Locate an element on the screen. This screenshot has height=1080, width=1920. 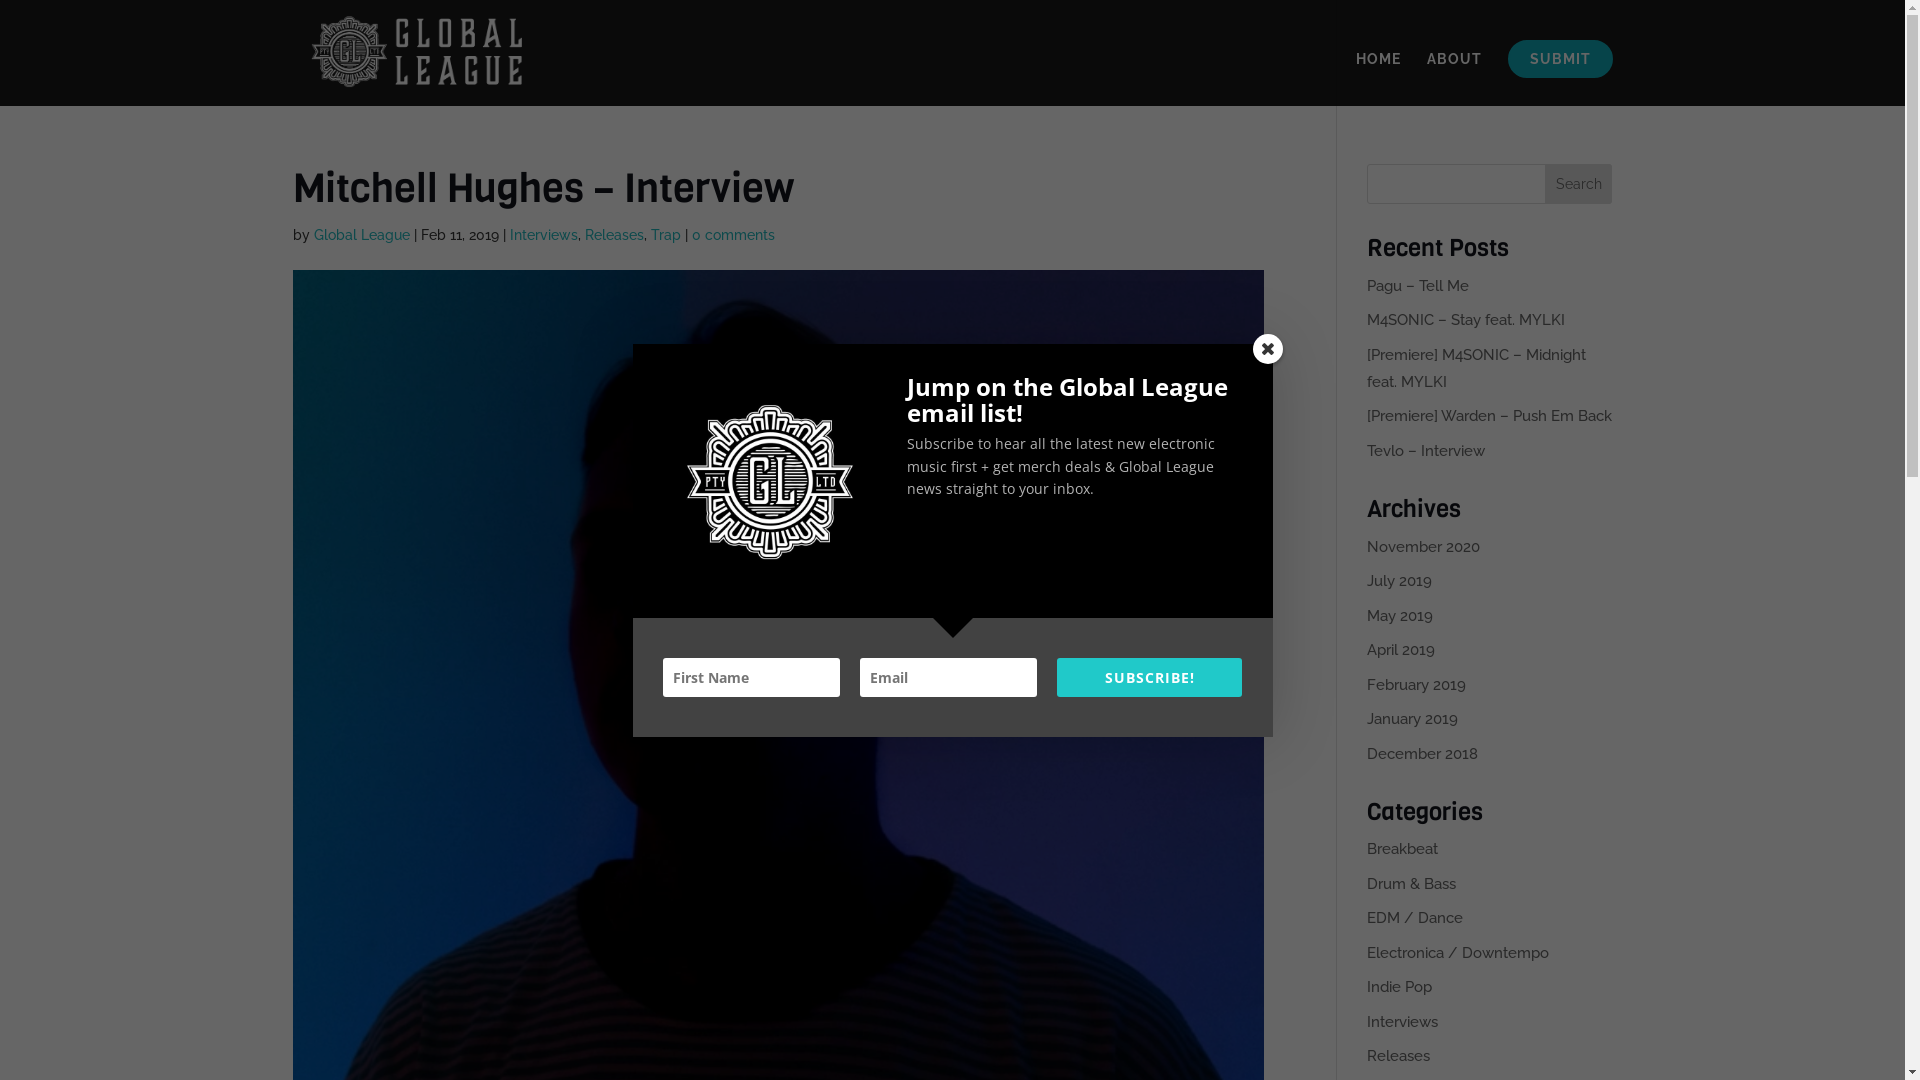
'Trap' is located at coordinates (665, 234).